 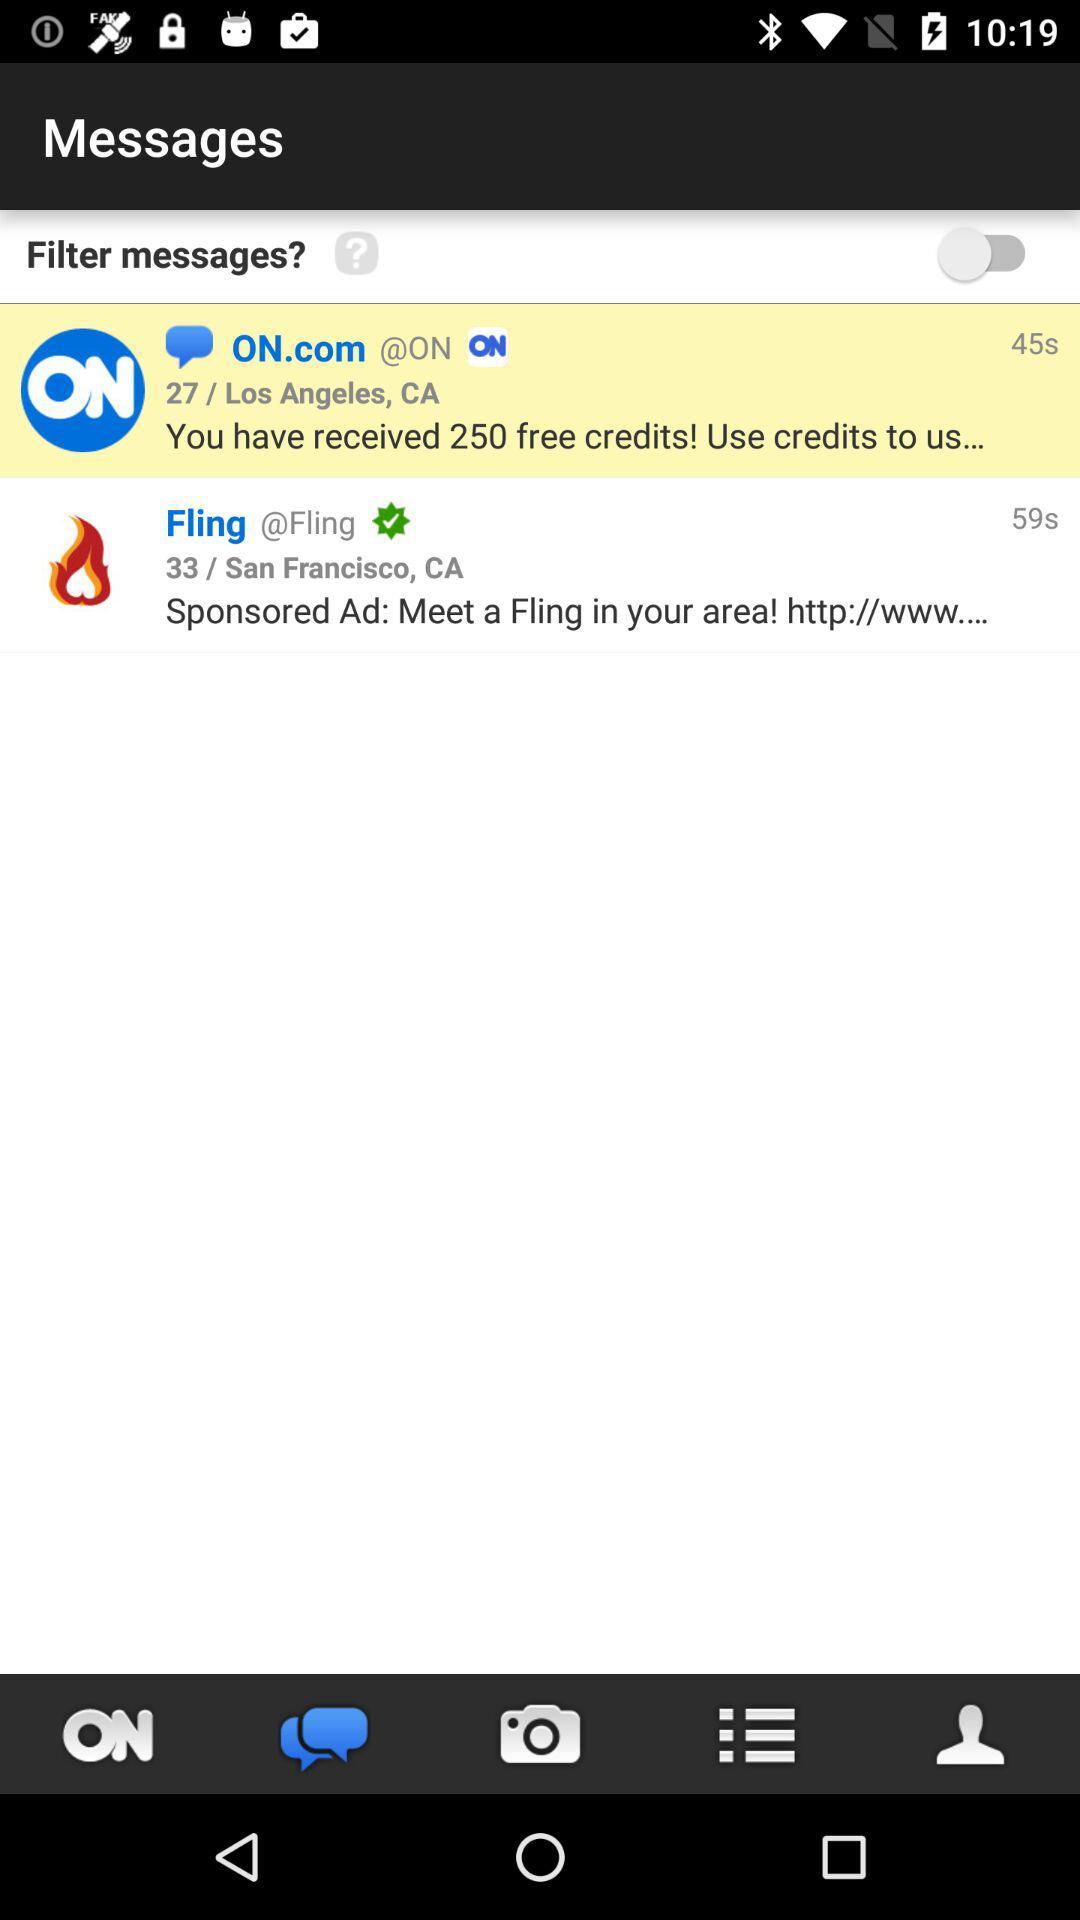 What do you see at coordinates (302, 391) in the screenshot?
I see `icon above the you have received` at bounding box center [302, 391].